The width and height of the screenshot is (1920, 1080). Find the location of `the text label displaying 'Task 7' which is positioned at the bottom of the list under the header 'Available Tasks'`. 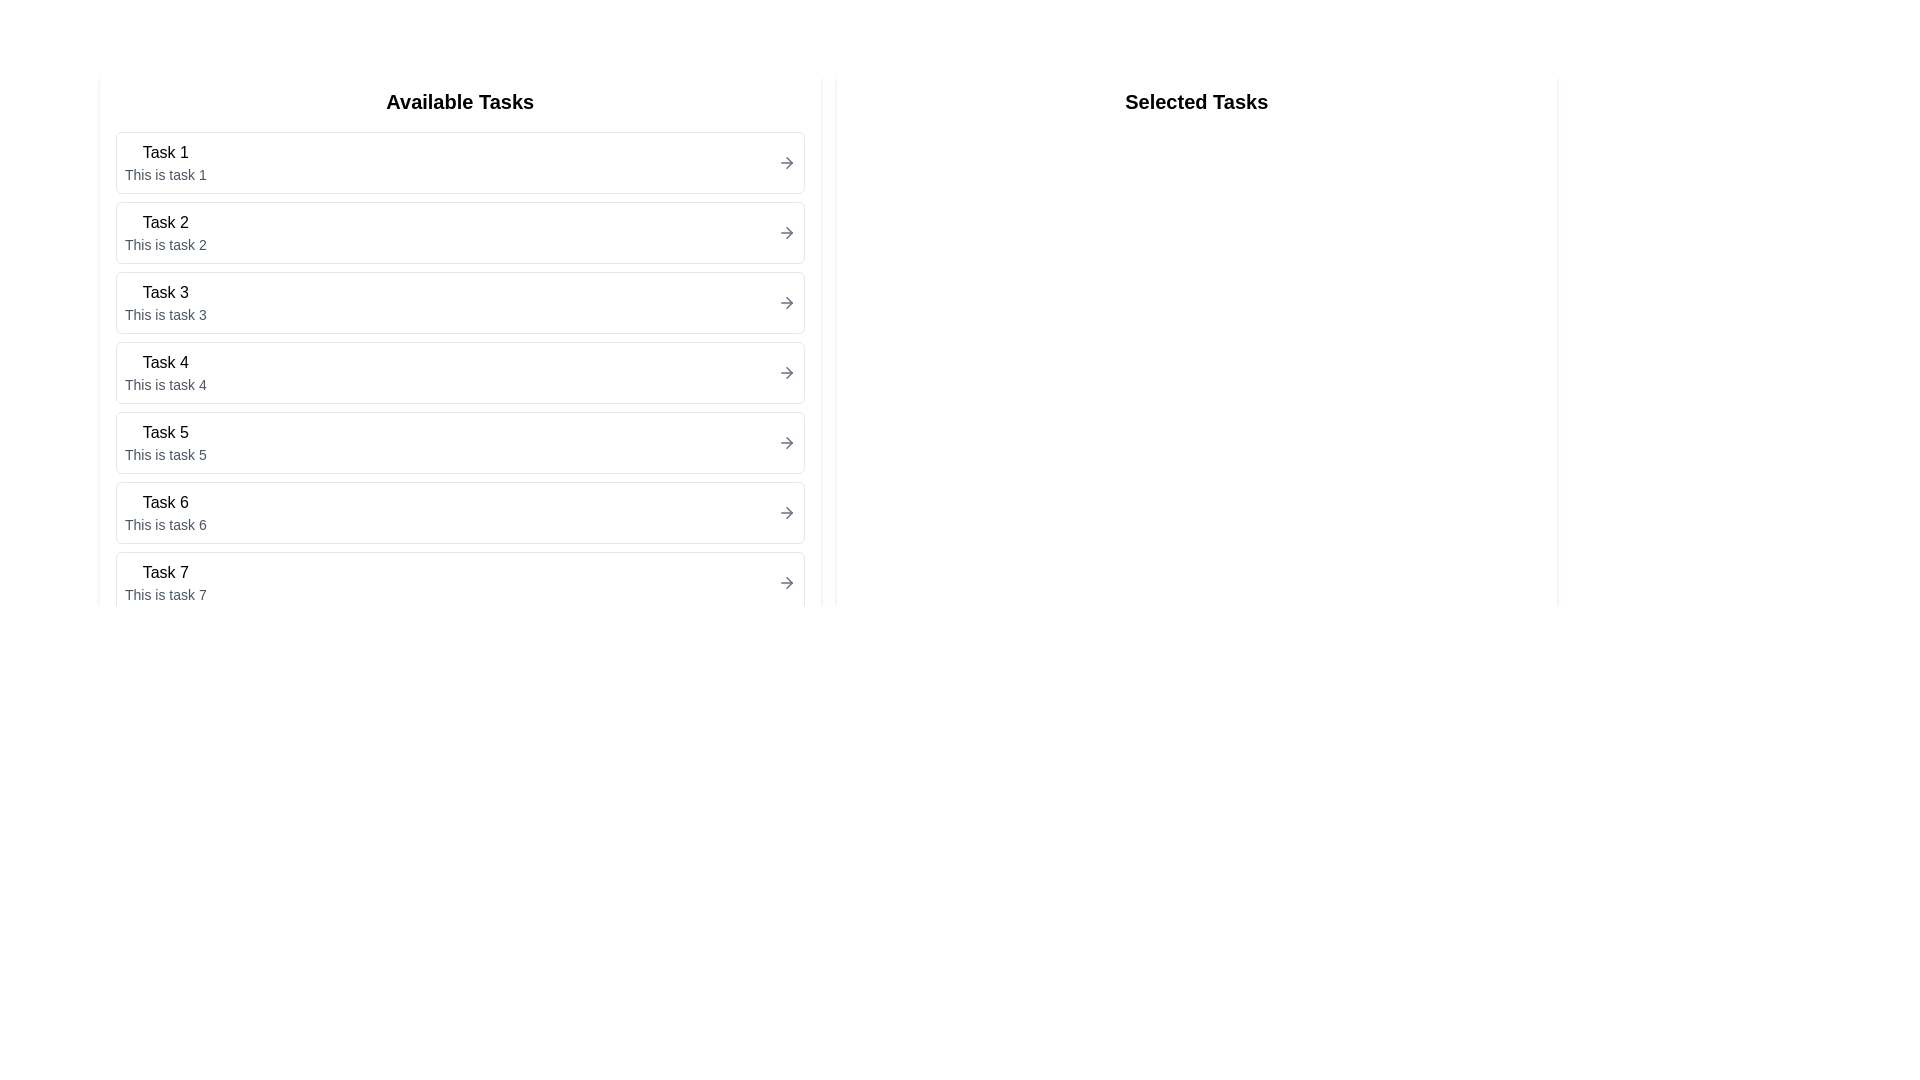

the text label displaying 'Task 7' which is positioned at the bottom of the list under the header 'Available Tasks' is located at coordinates (165, 573).